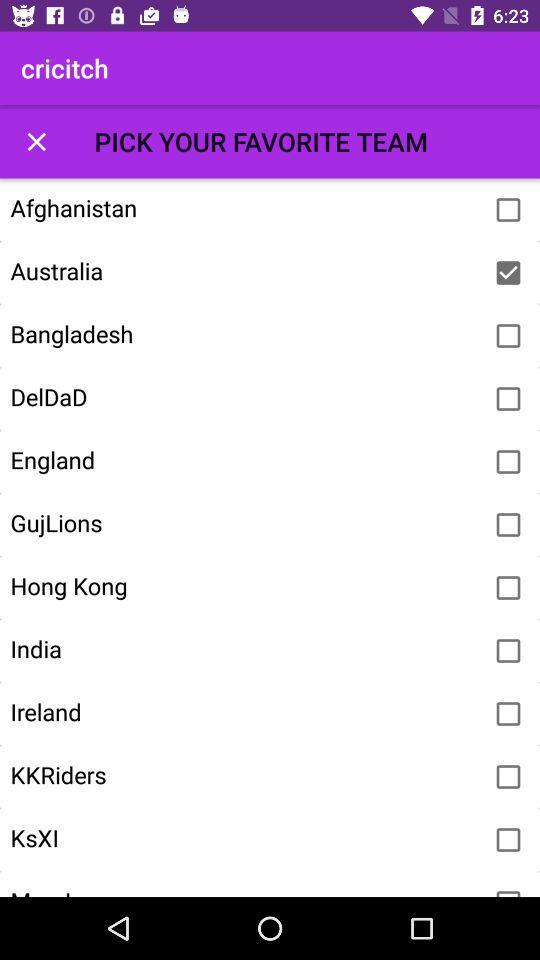  Describe the element at coordinates (508, 272) in the screenshot. I see `mark favorite team` at that location.